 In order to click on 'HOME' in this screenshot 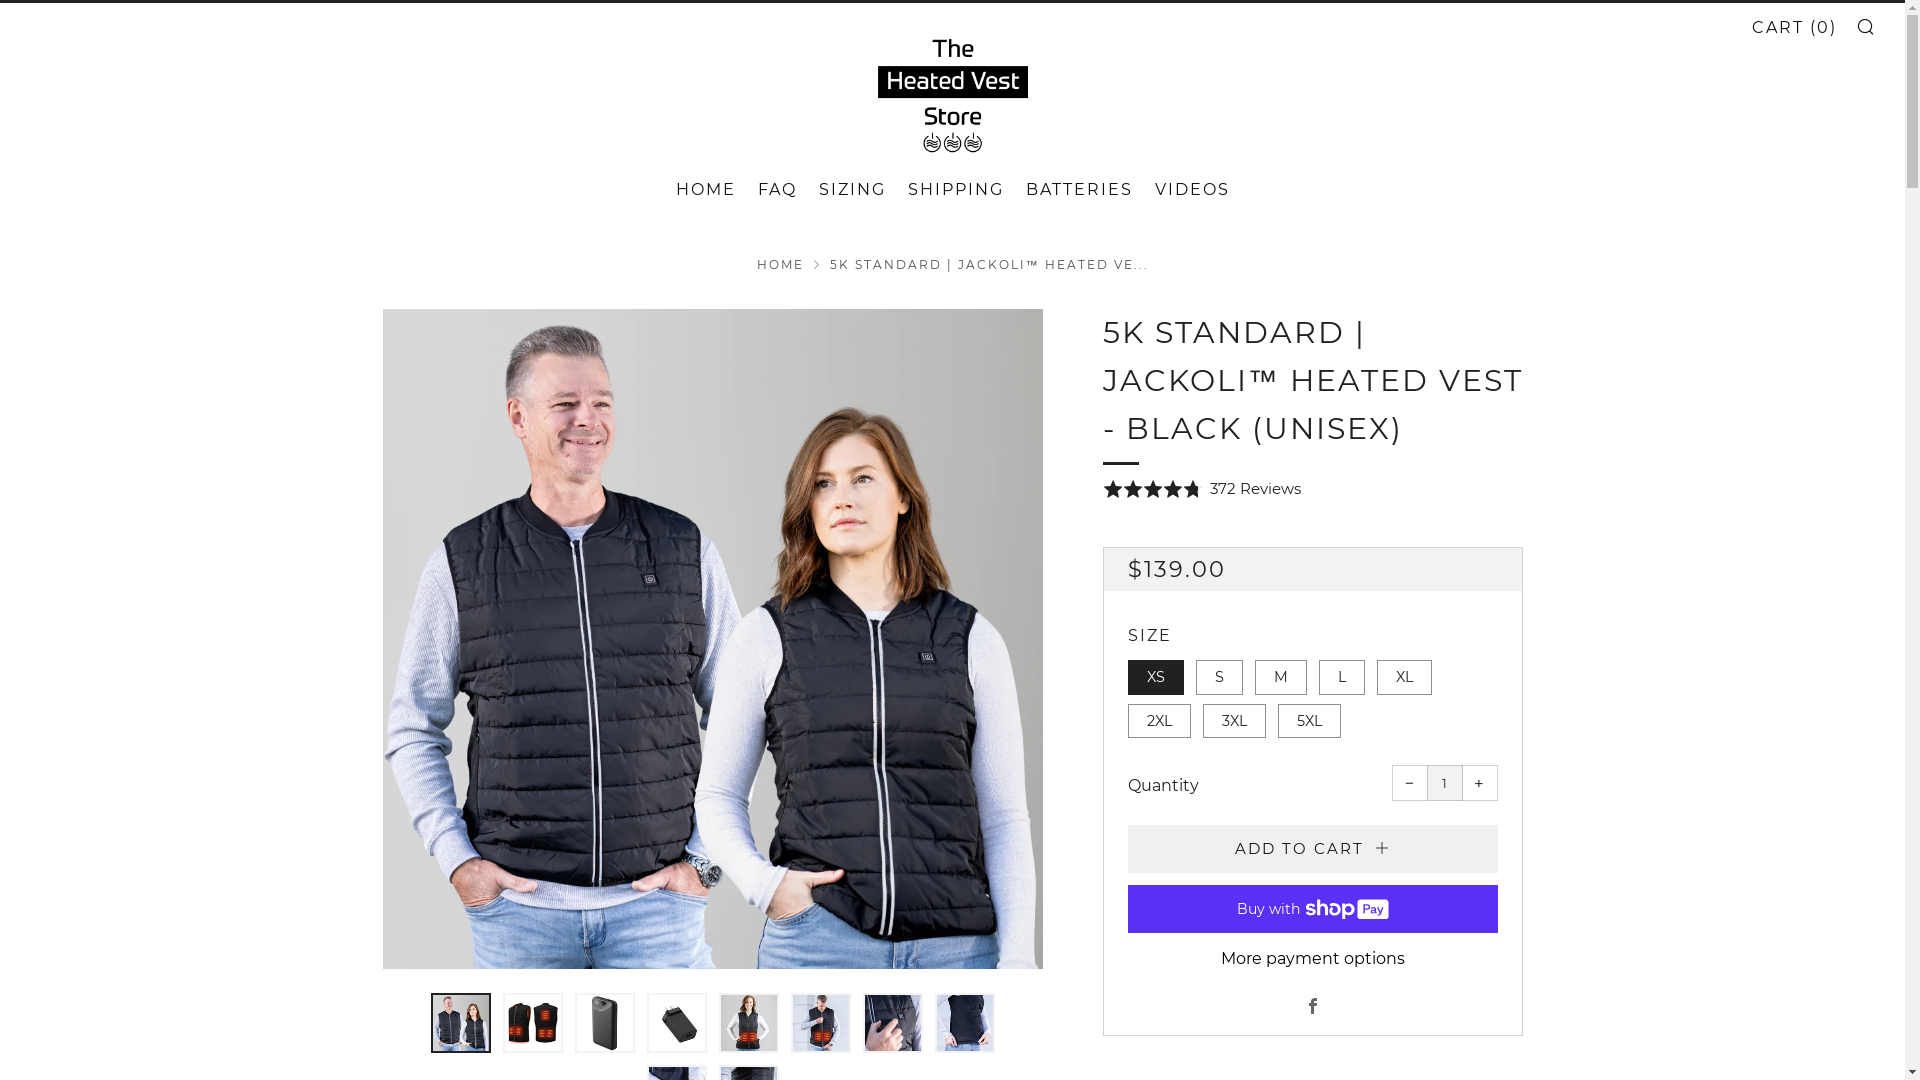, I will do `click(778, 263)`.